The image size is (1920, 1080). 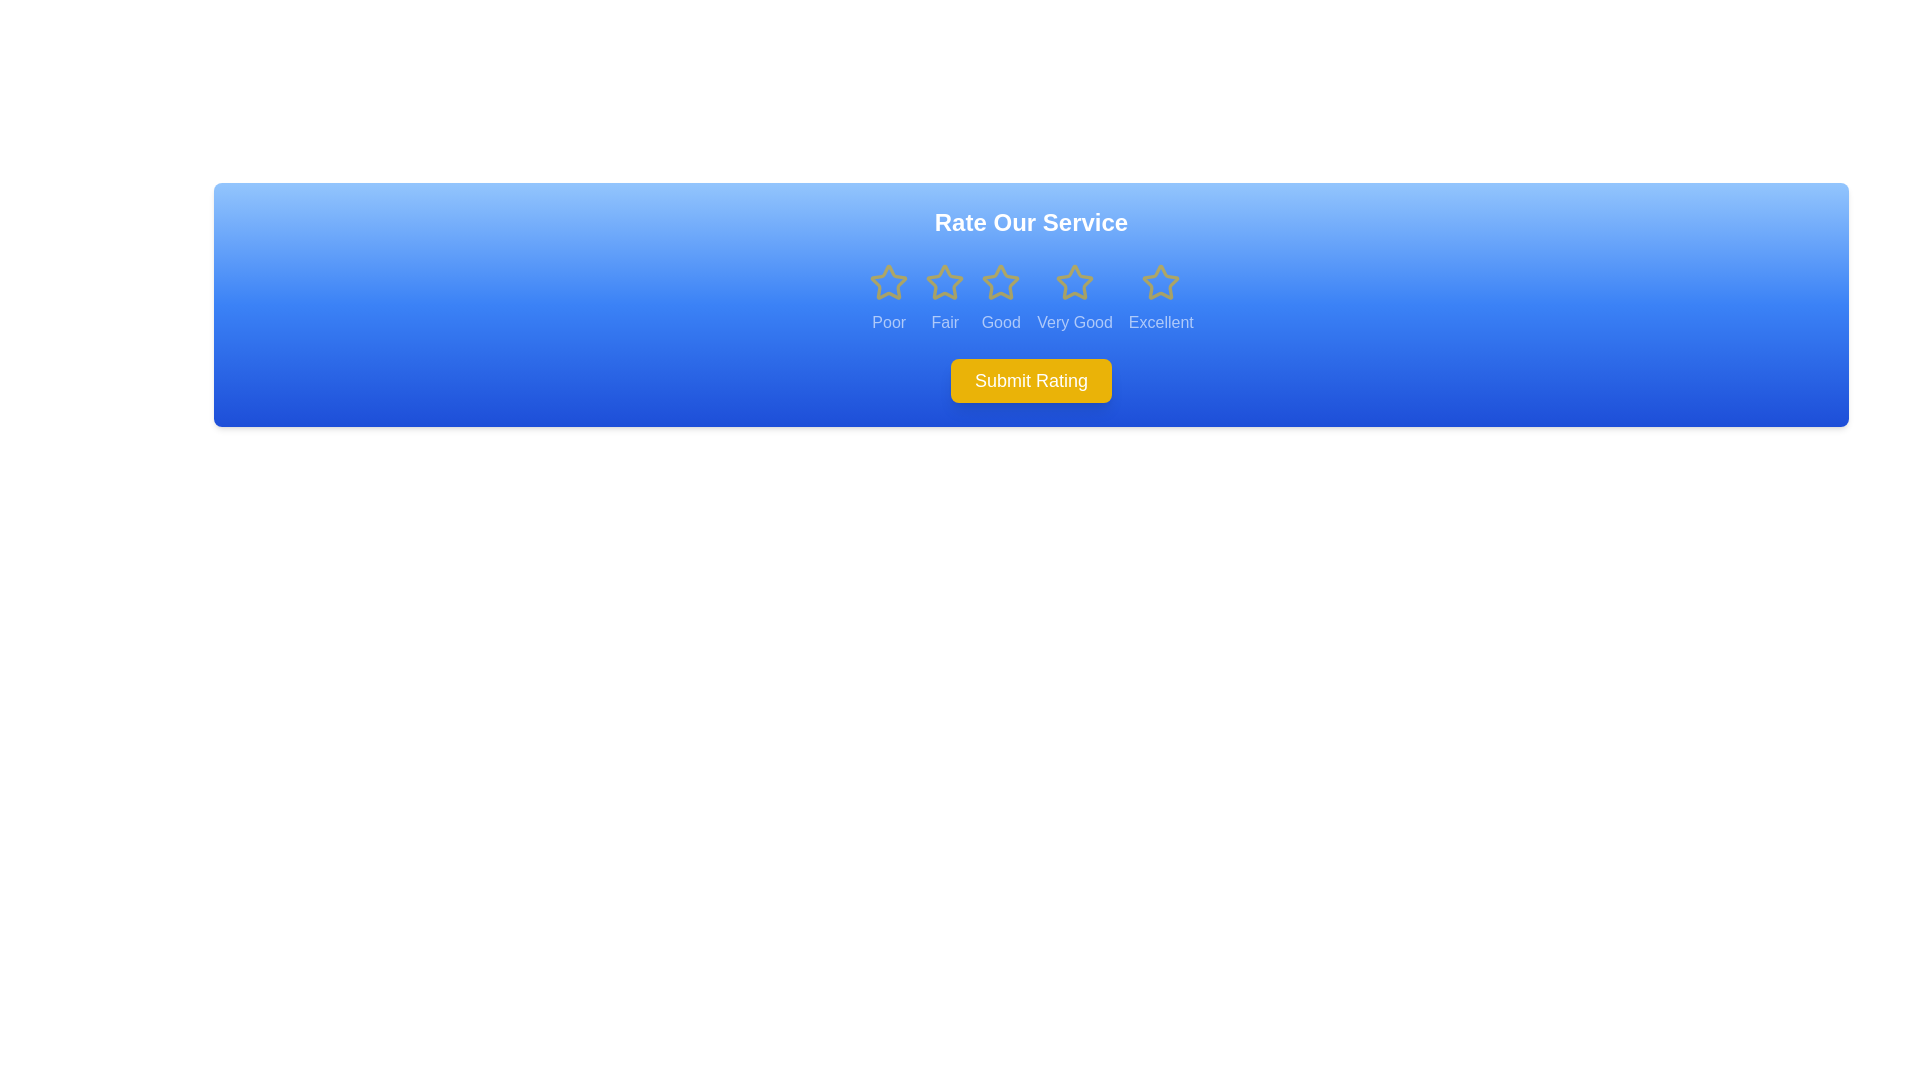 I want to click on the third star icon, so click(x=1001, y=282).